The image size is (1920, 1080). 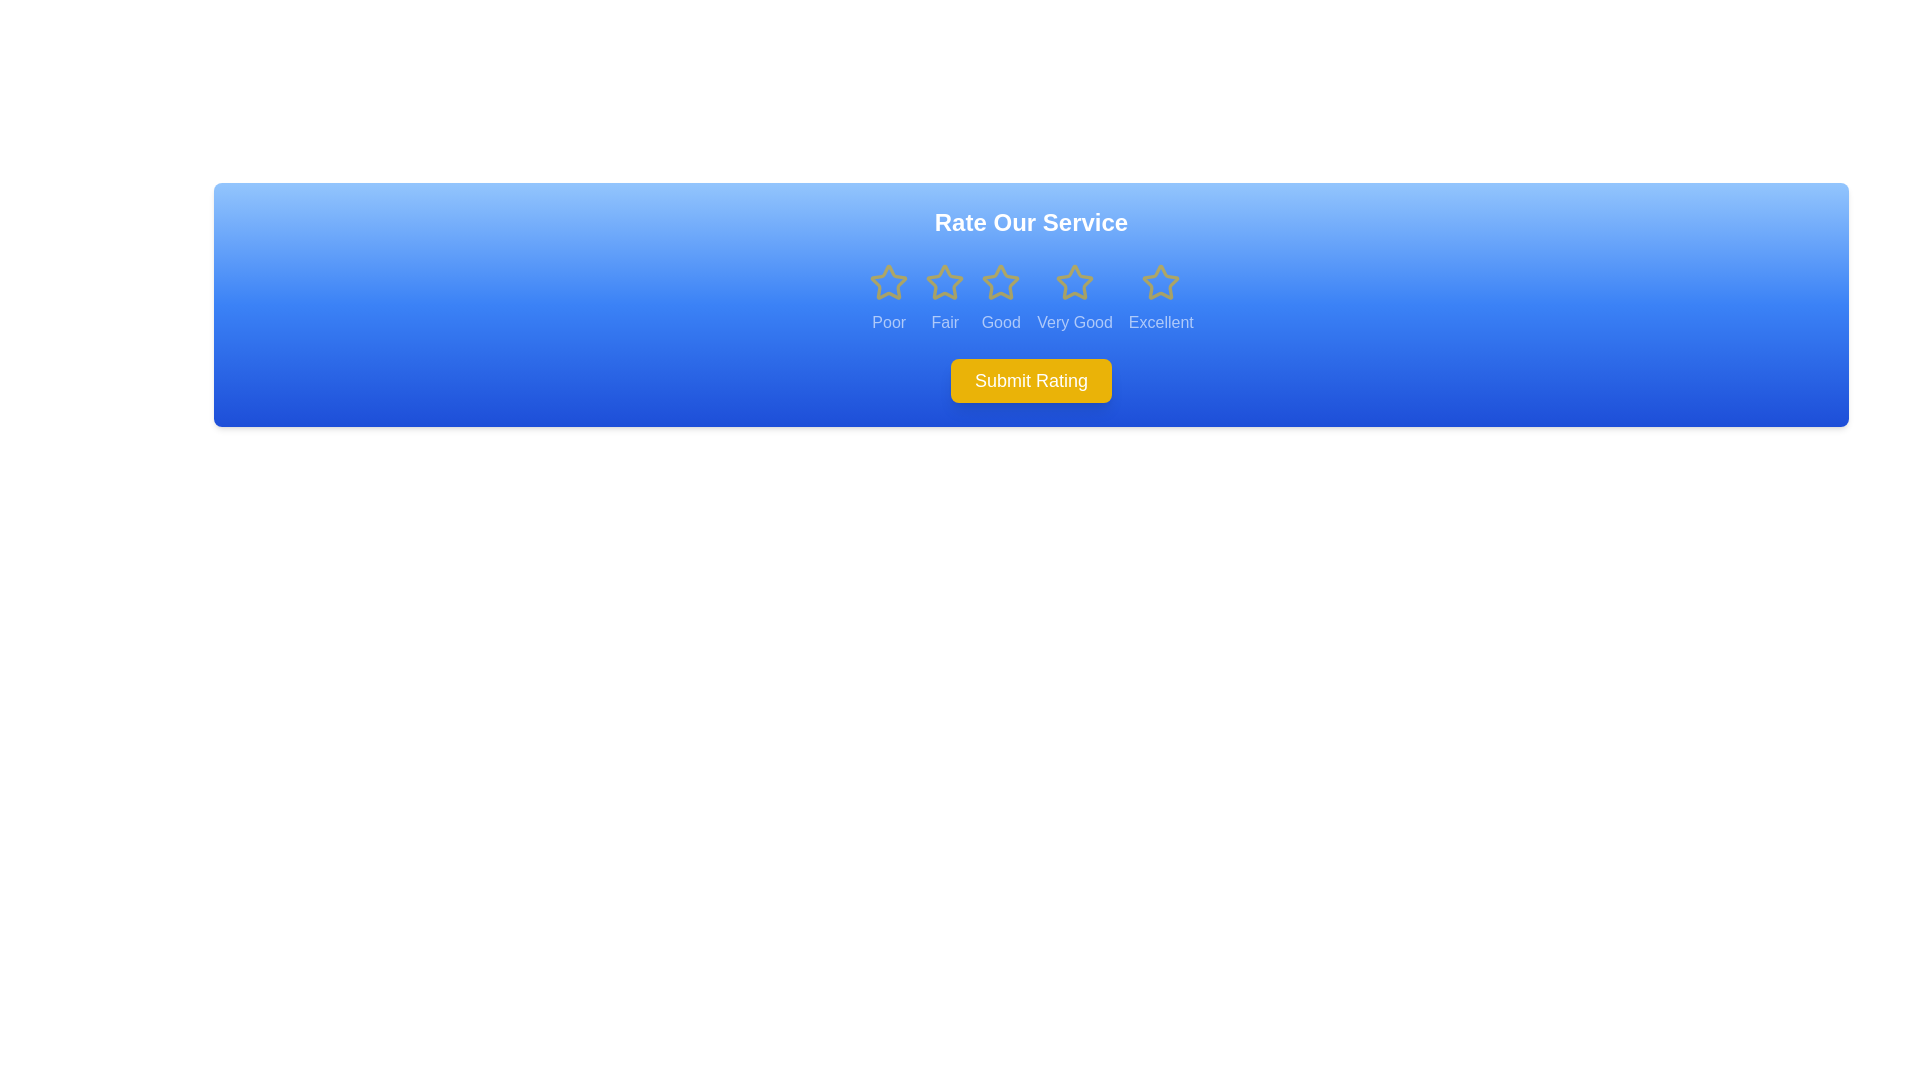 I want to click on the third star icon, so click(x=1001, y=282).